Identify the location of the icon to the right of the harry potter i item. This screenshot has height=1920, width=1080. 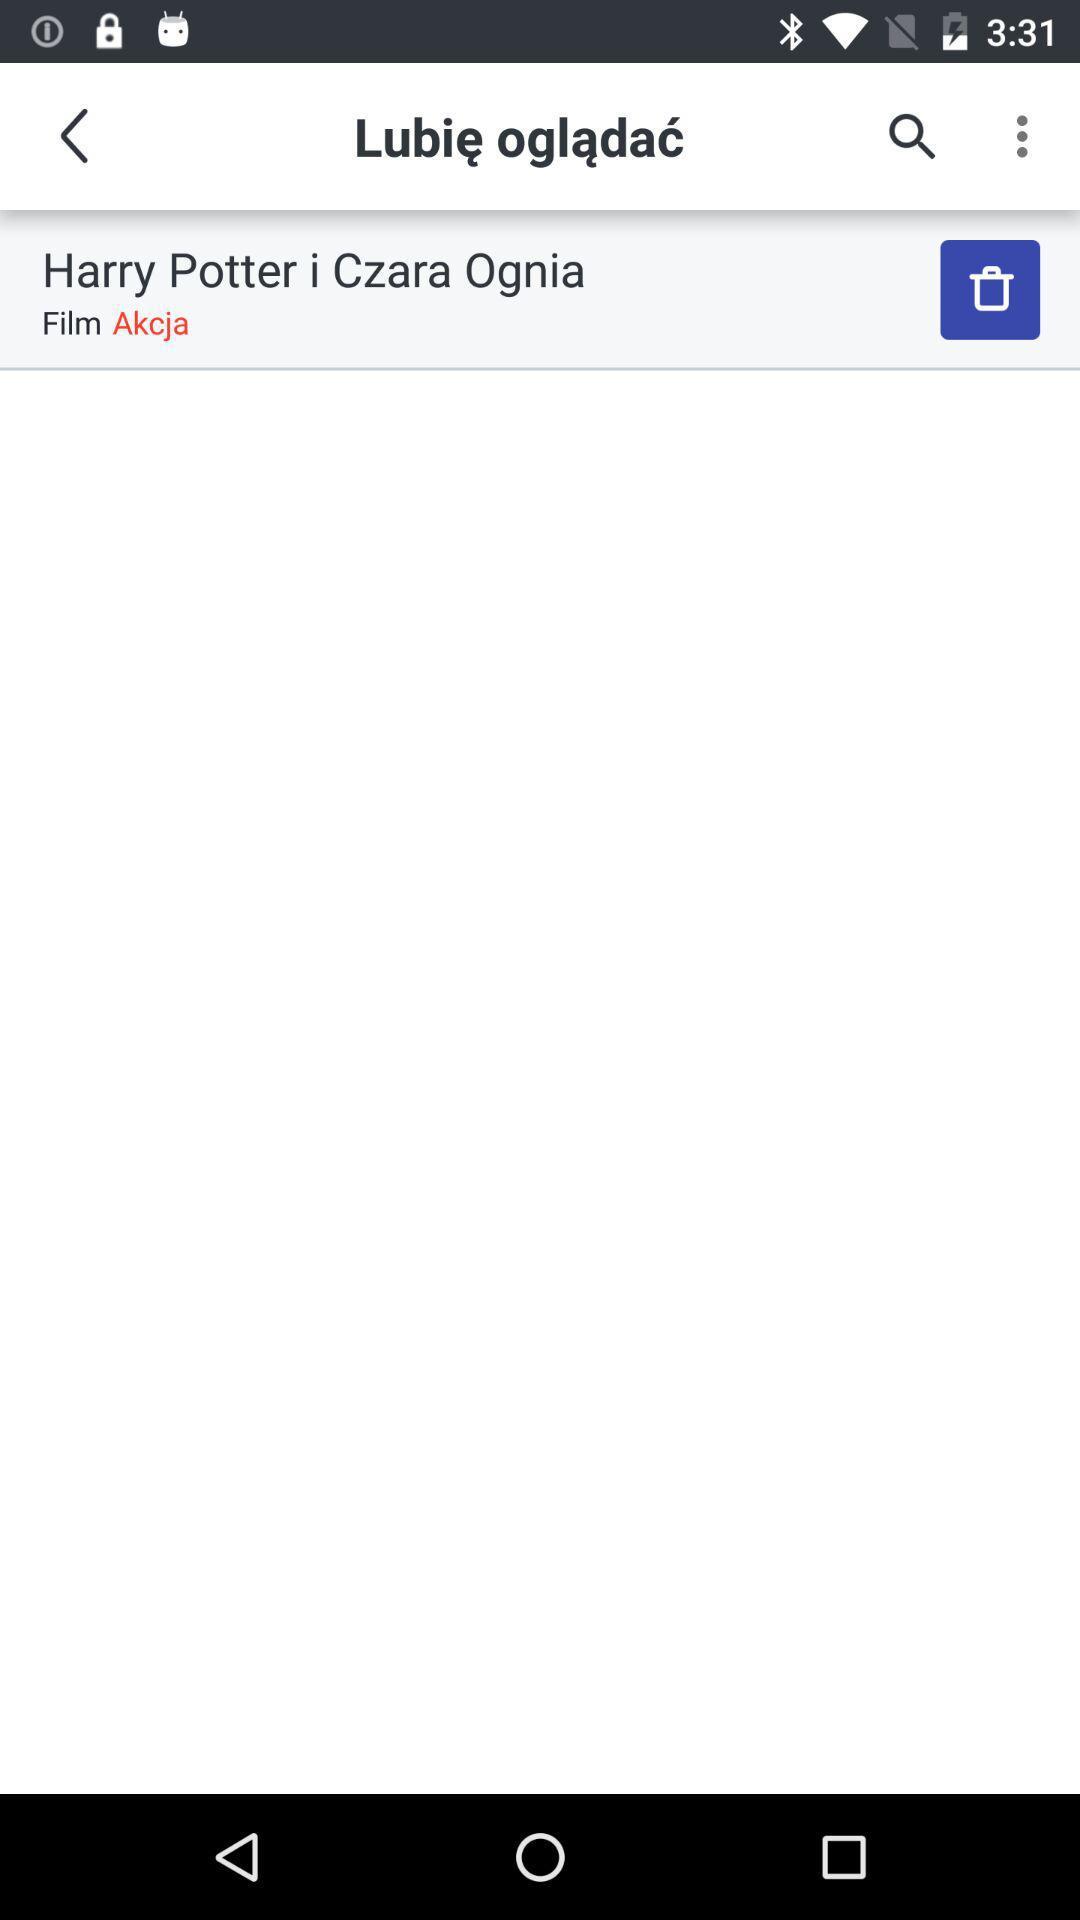
(990, 288).